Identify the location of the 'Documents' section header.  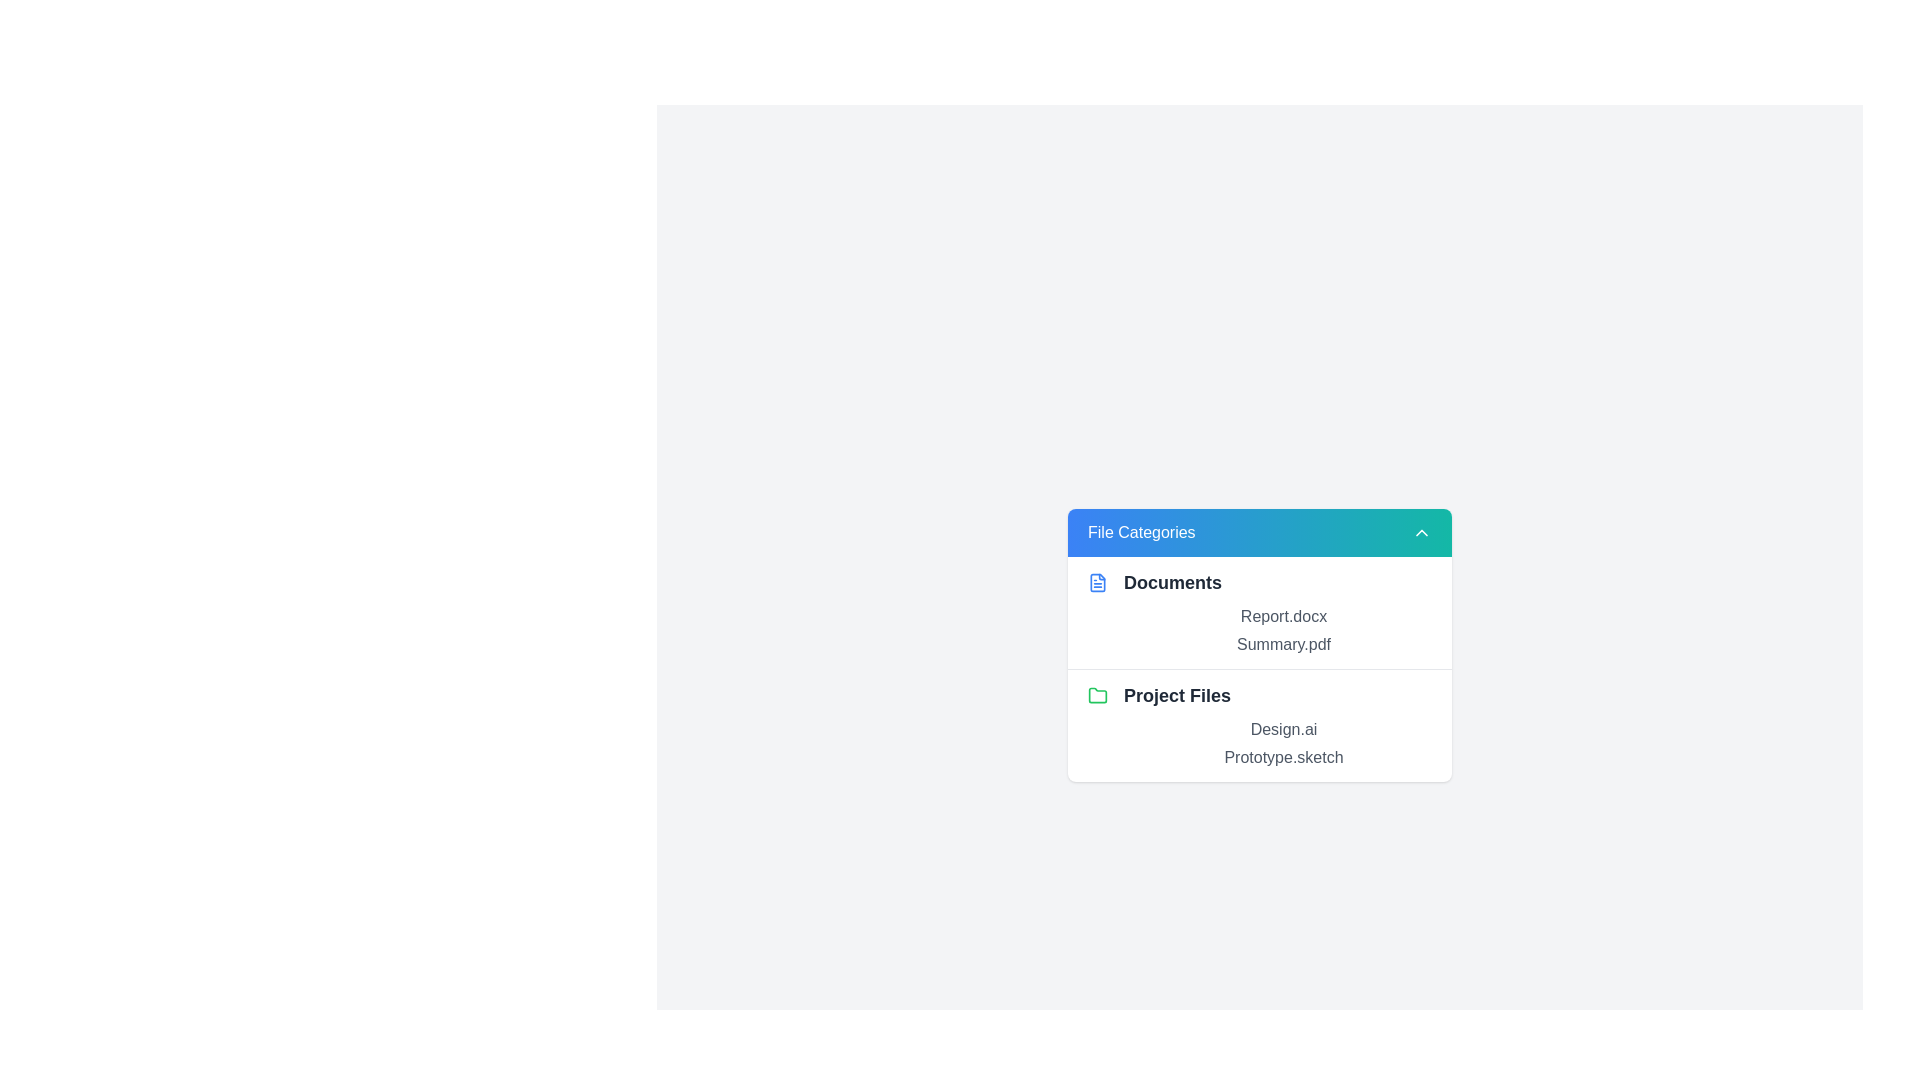
(1258, 611).